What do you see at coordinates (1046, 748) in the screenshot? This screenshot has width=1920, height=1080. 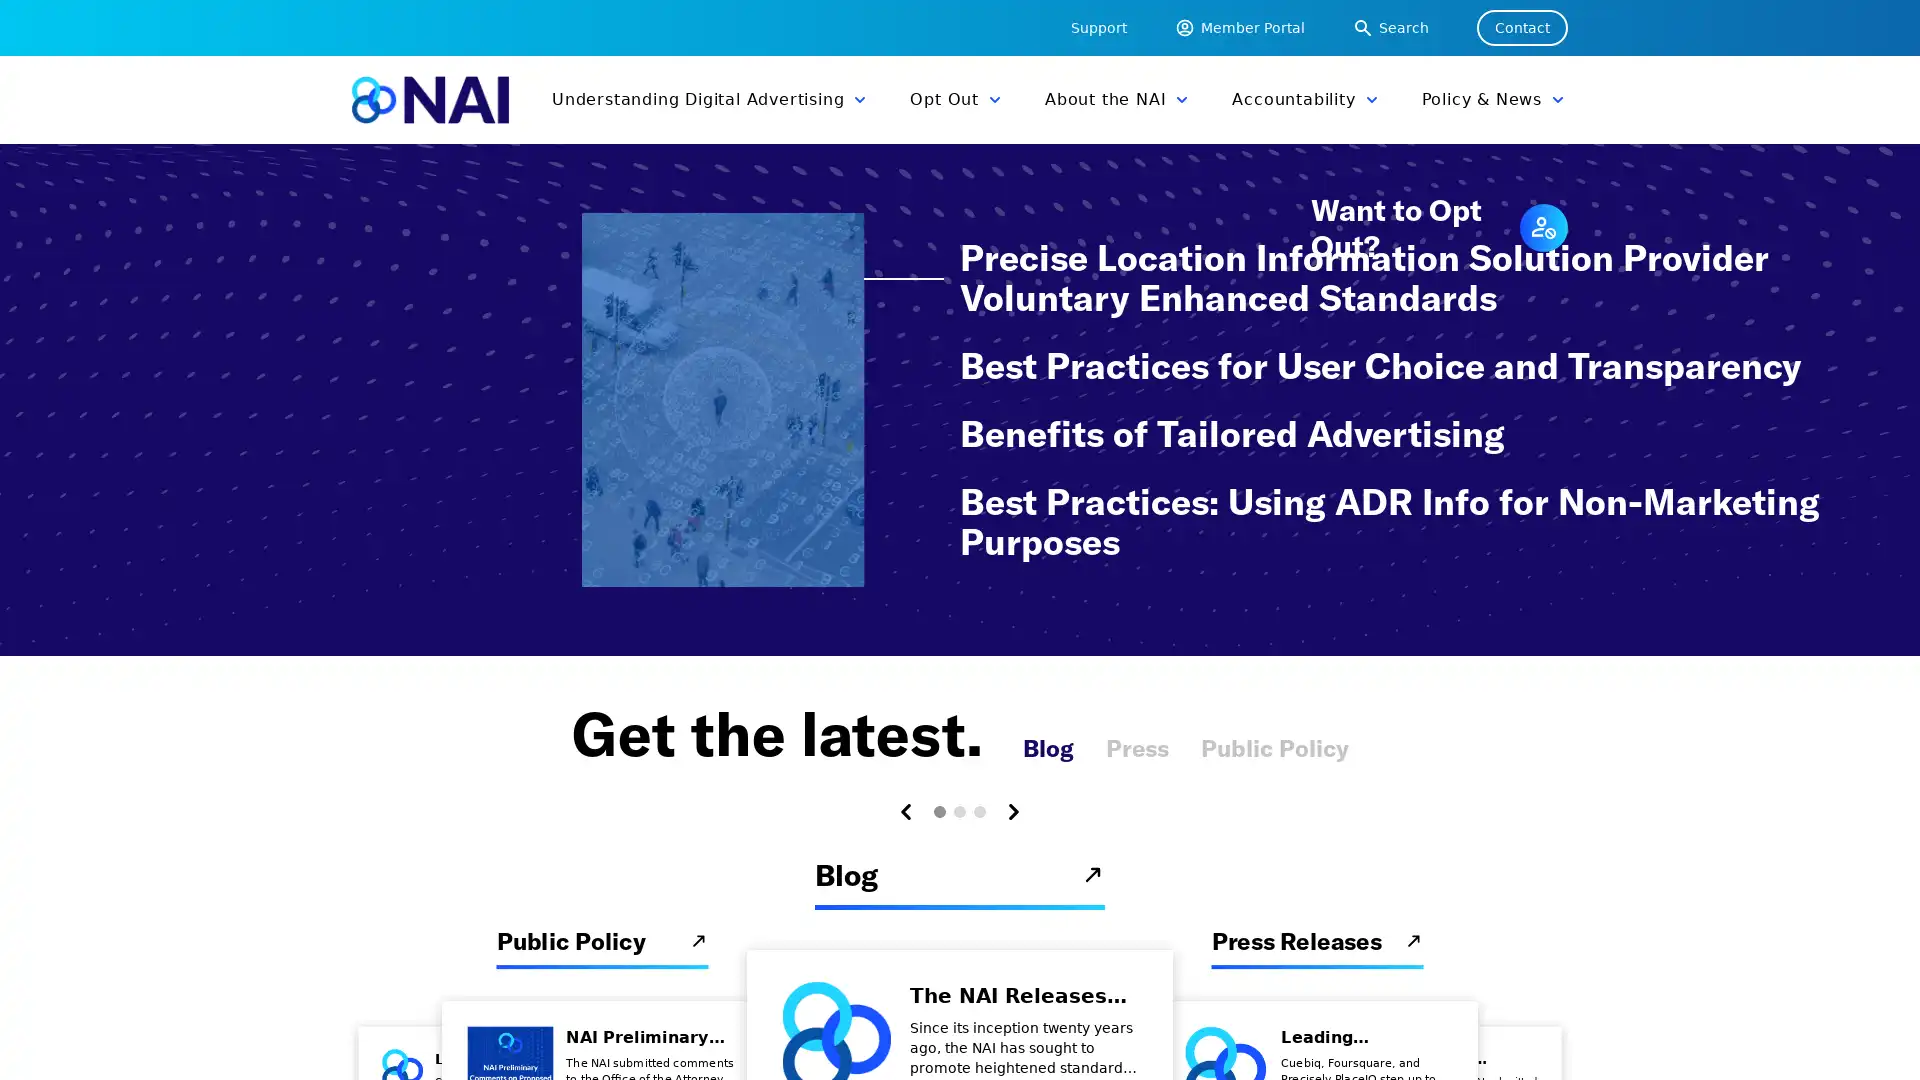 I see `Blog` at bounding box center [1046, 748].